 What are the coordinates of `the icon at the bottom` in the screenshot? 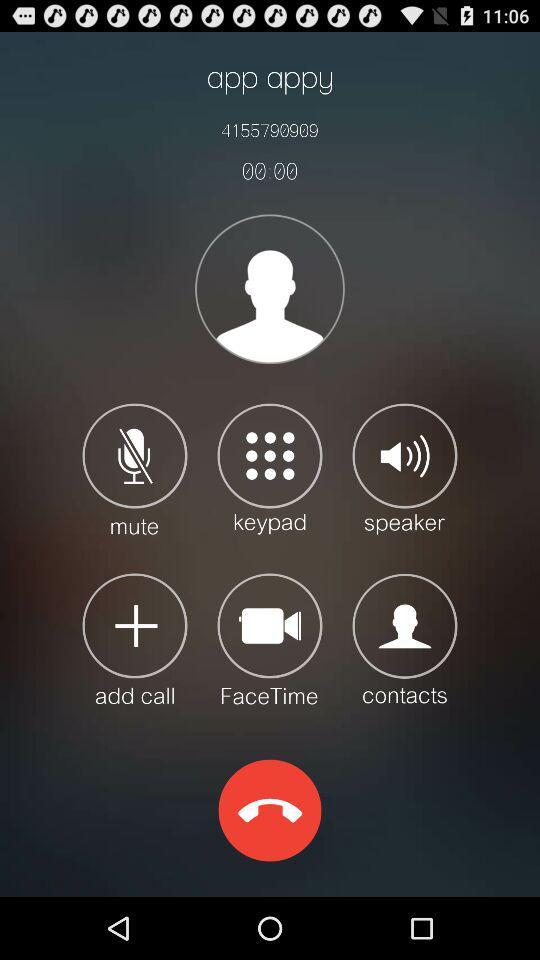 It's located at (270, 810).